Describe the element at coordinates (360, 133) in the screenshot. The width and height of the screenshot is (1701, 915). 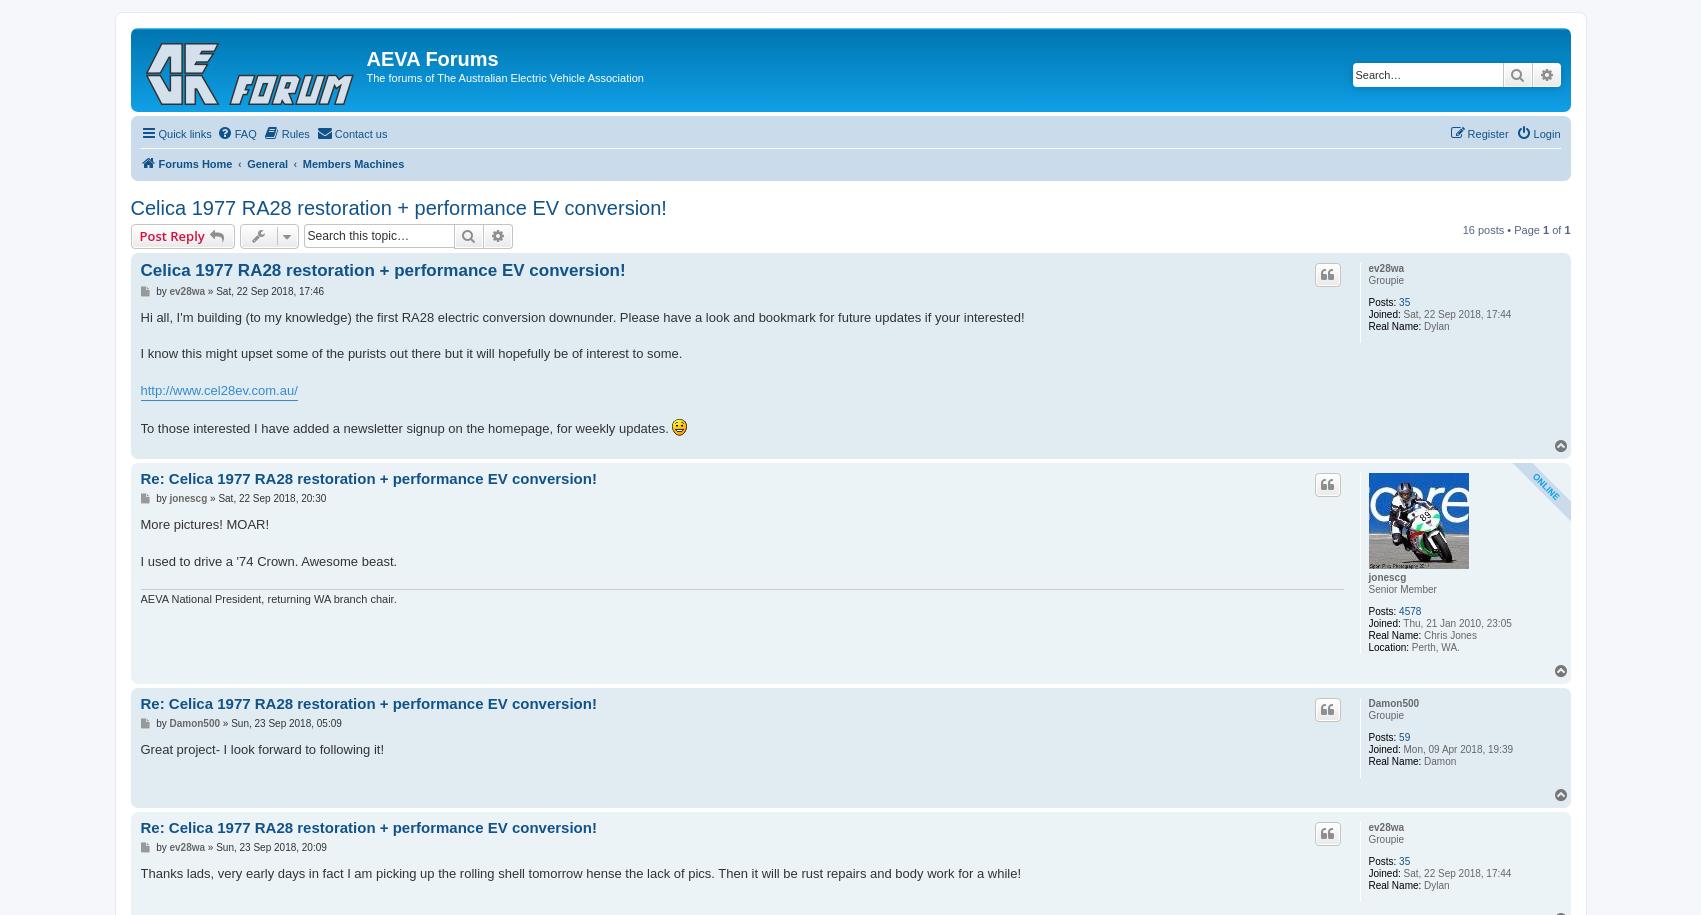
I see `'Contact us'` at that location.